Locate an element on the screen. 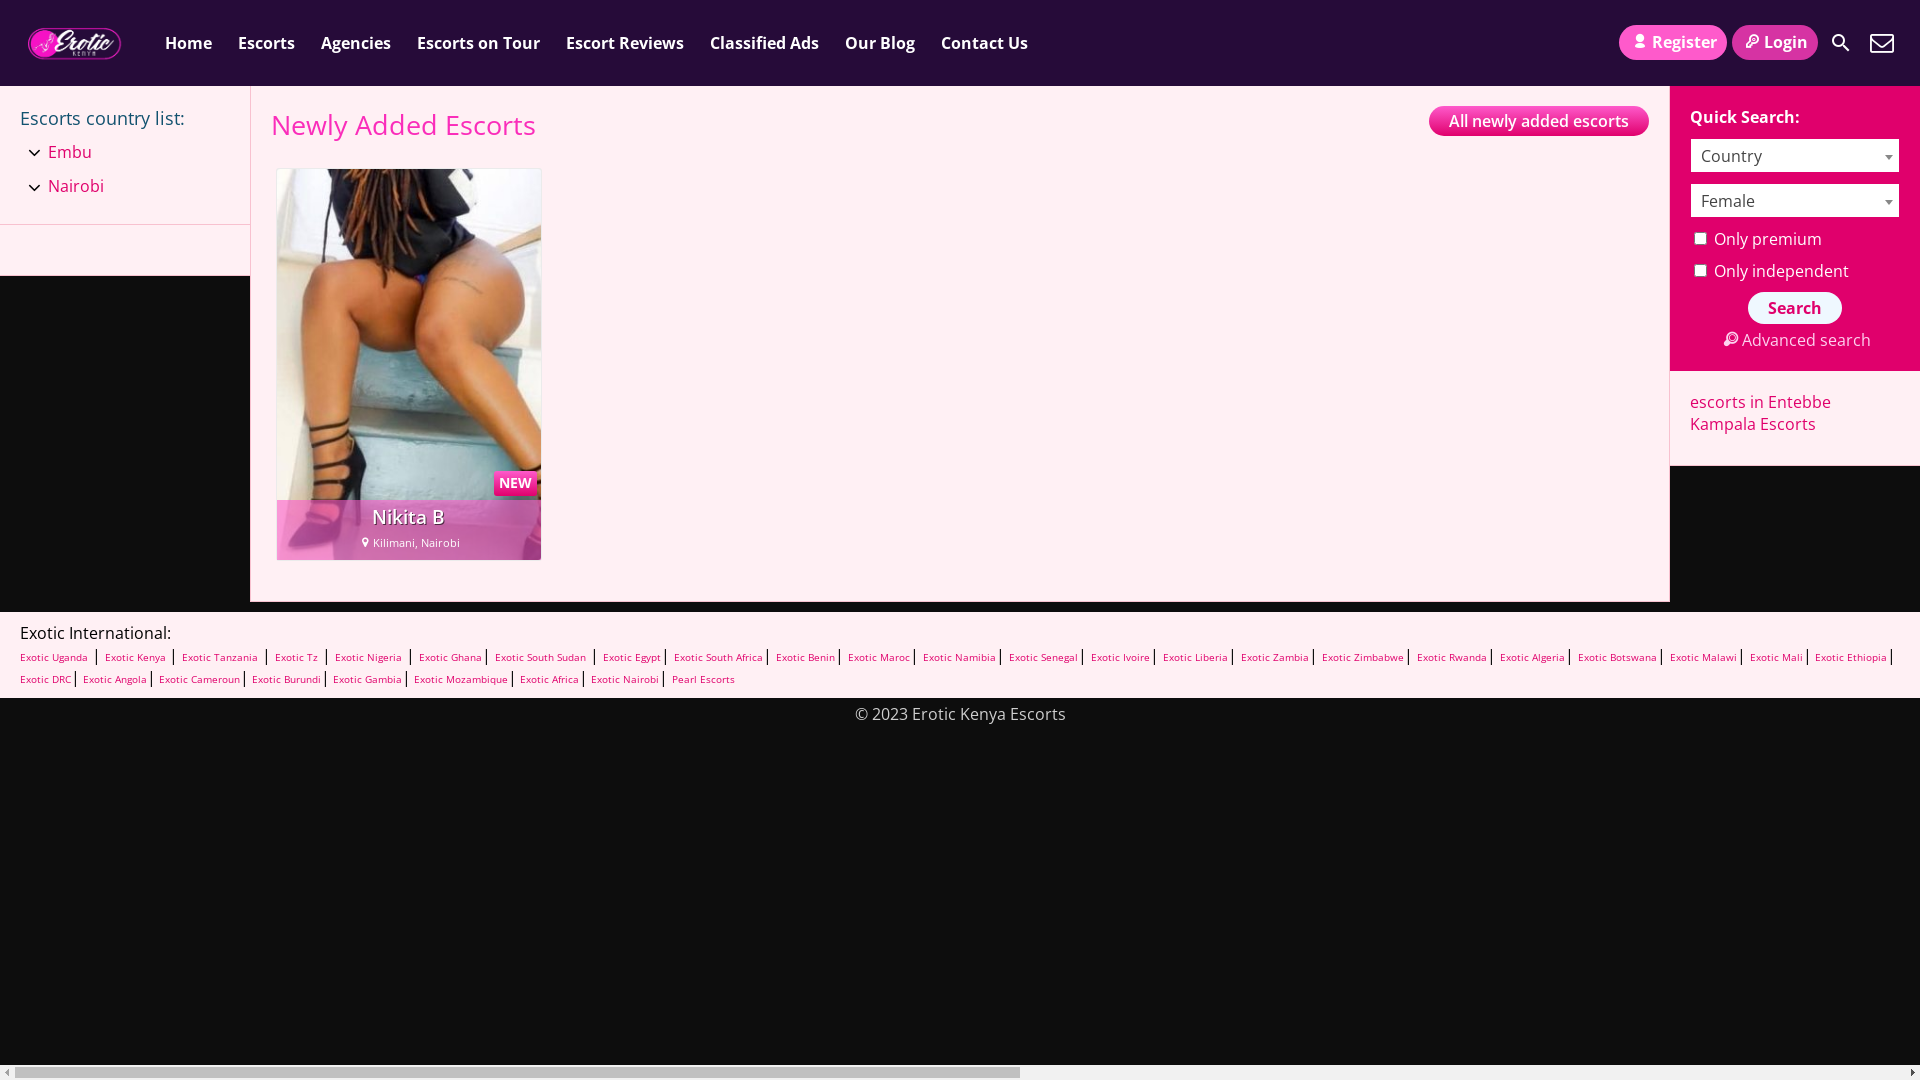 The height and width of the screenshot is (1080, 1920). 'Exotic Ethiopia' is located at coordinates (1811, 656).